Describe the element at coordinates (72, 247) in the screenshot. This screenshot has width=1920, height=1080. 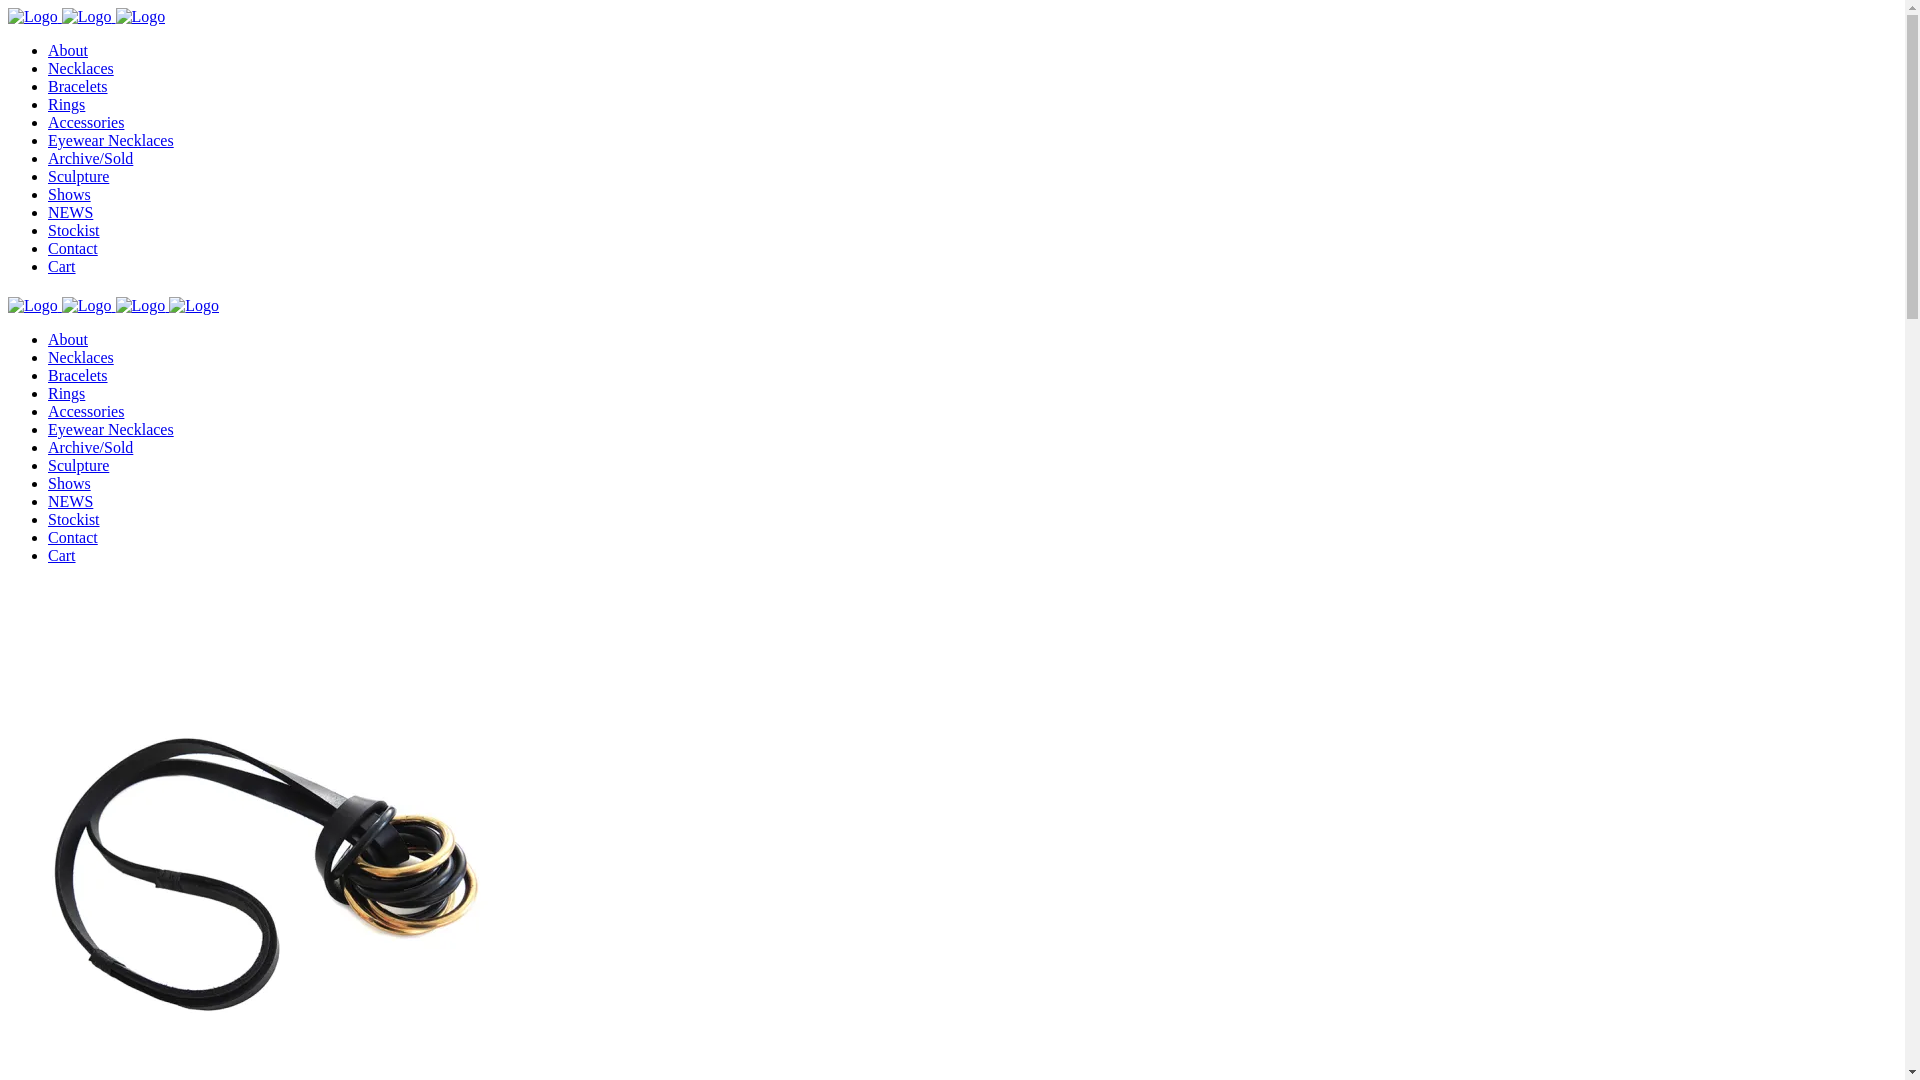
I see `'Contact'` at that location.